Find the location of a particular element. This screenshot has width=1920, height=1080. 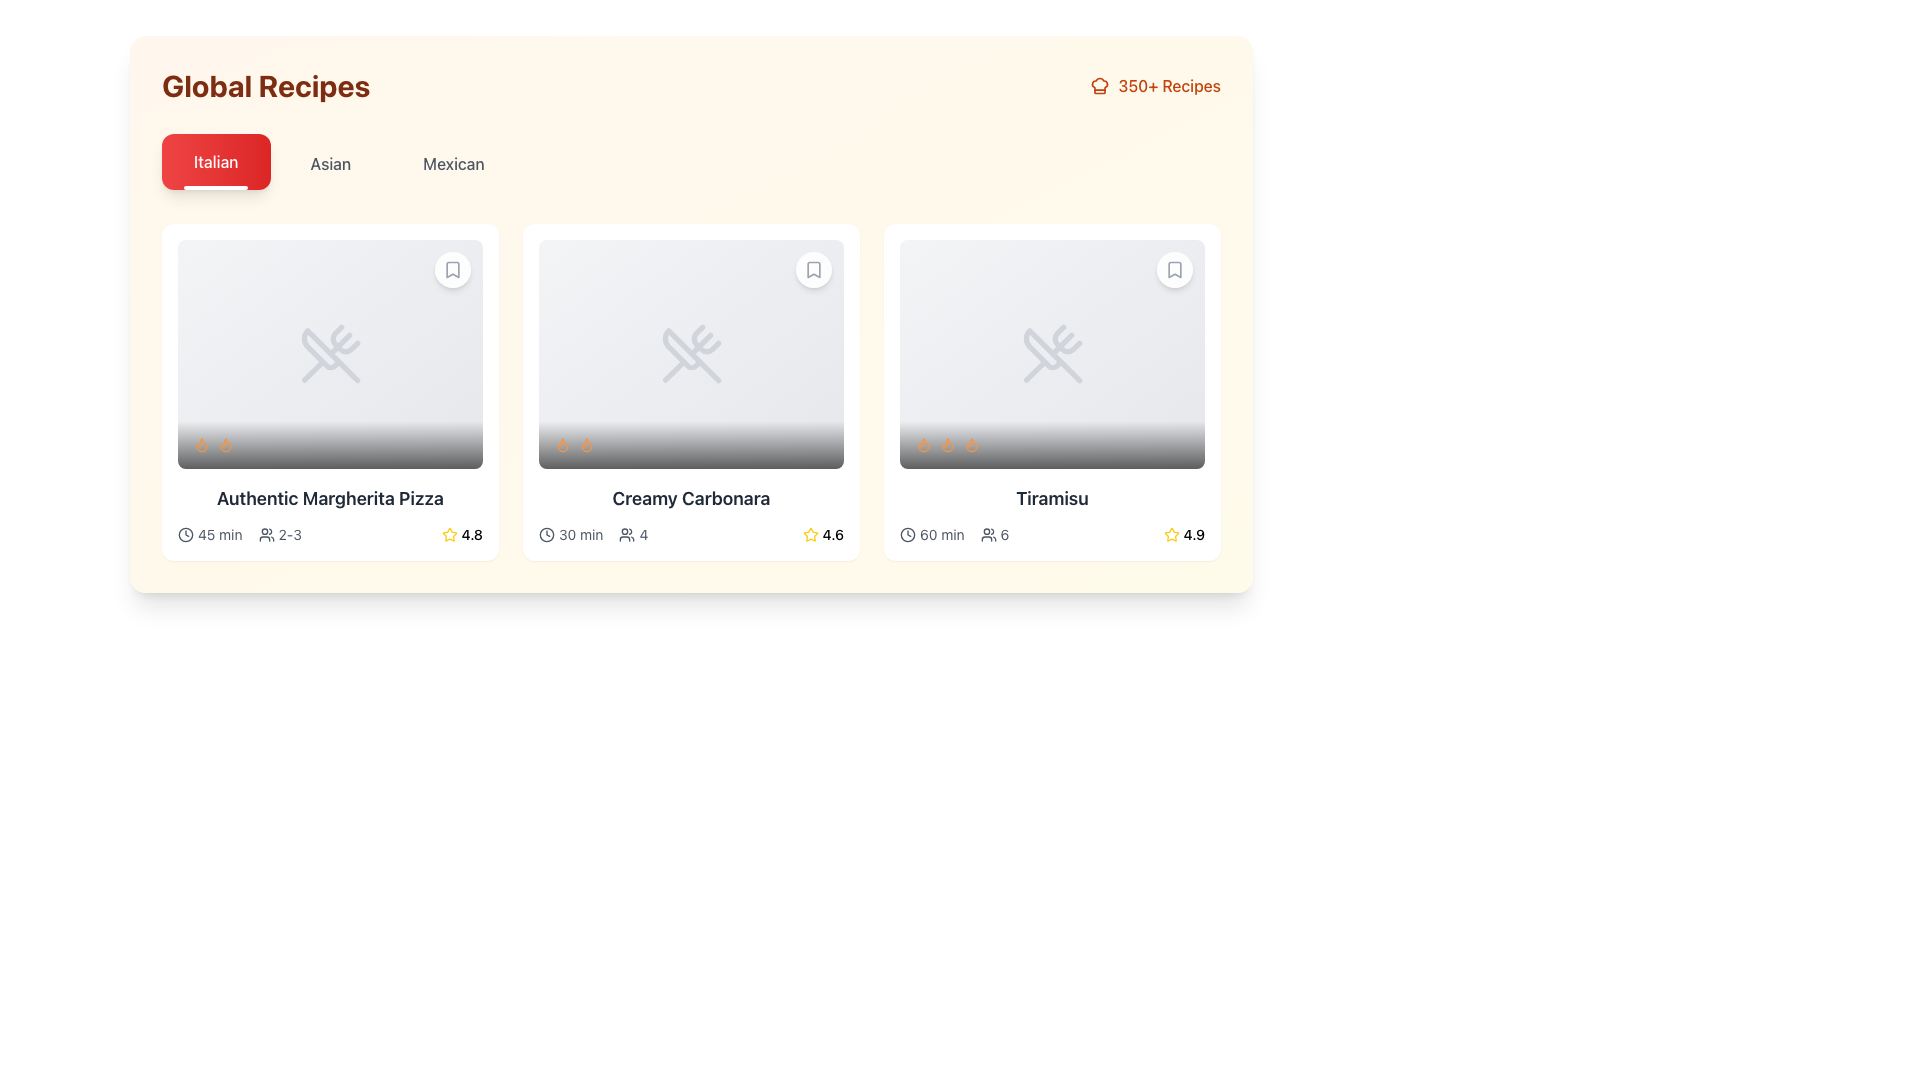

the icon depicting a group of people, which is styled with a rounded outline and filled with a neutral color, located to the left of the text '4' in the 'Creamy Carbonara' section is located at coordinates (626, 533).